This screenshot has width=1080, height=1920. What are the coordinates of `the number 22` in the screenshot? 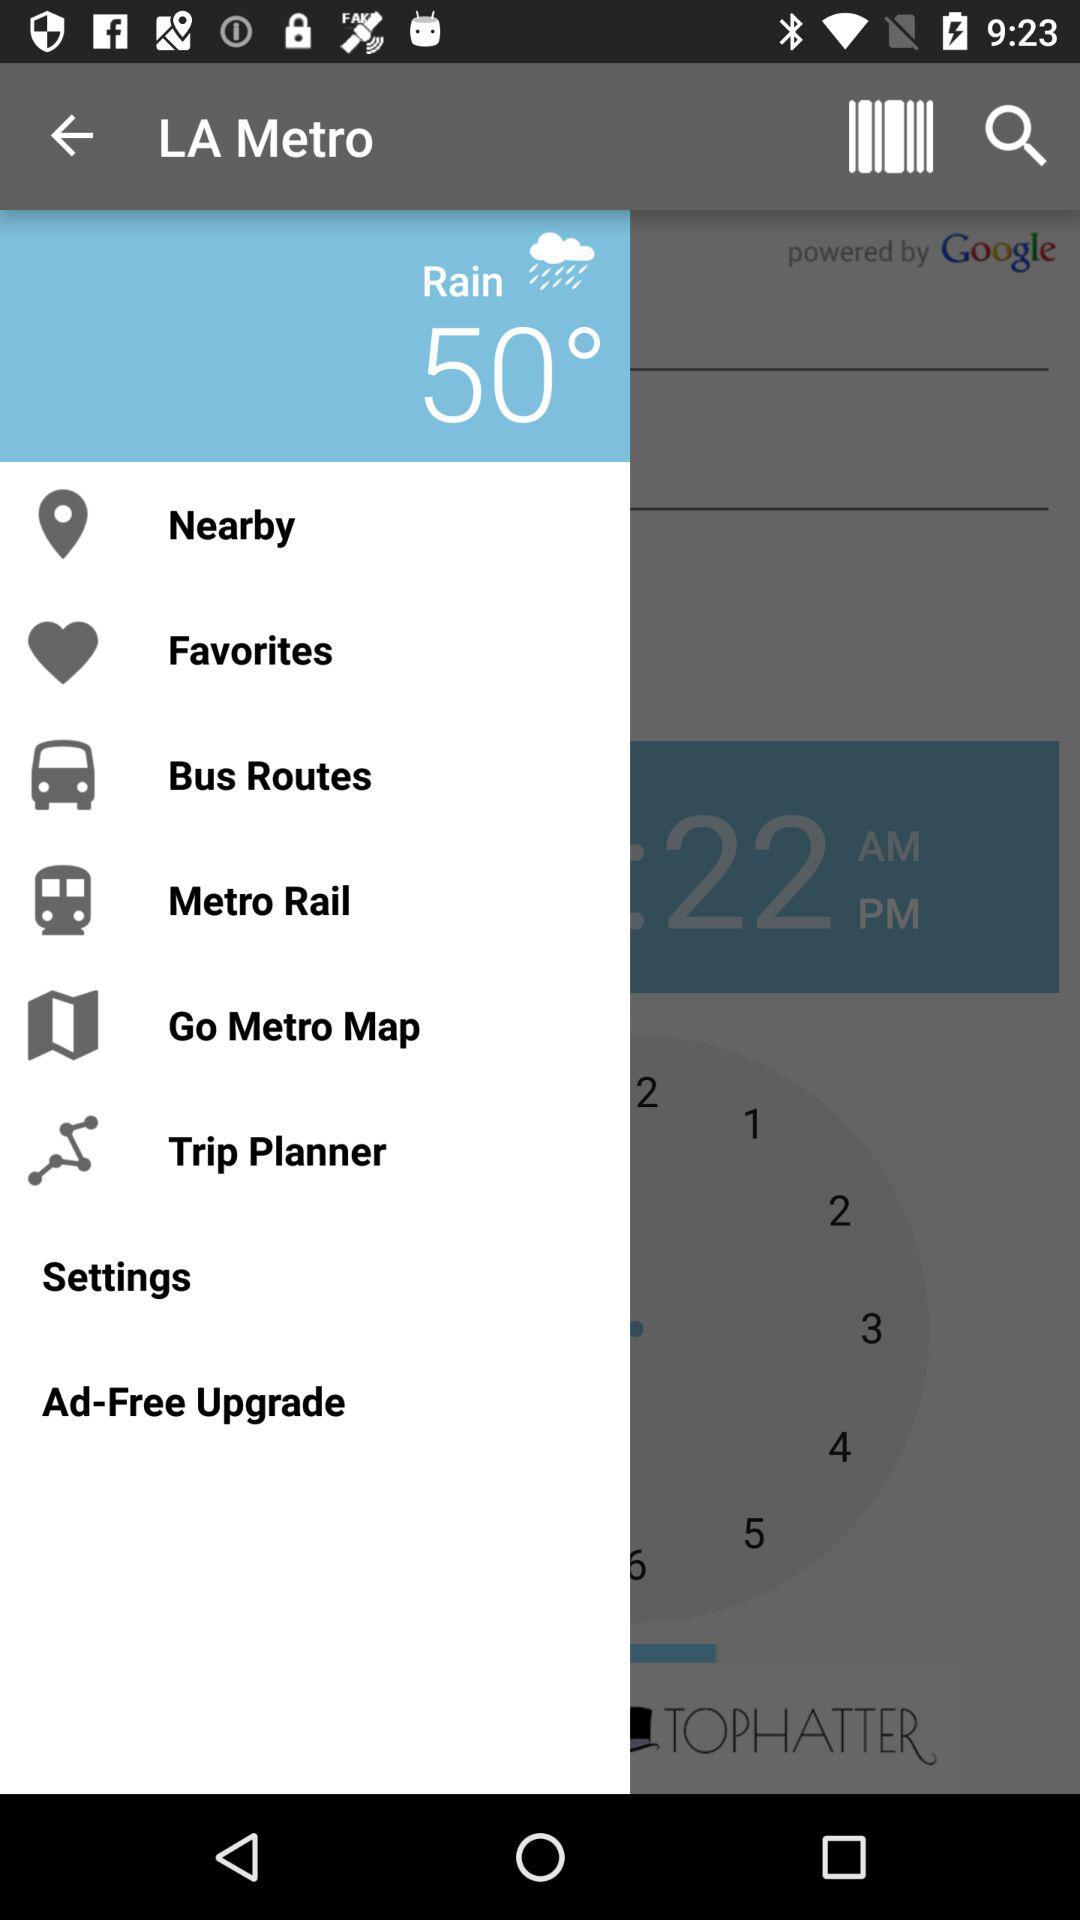 It's located at (747, 866).